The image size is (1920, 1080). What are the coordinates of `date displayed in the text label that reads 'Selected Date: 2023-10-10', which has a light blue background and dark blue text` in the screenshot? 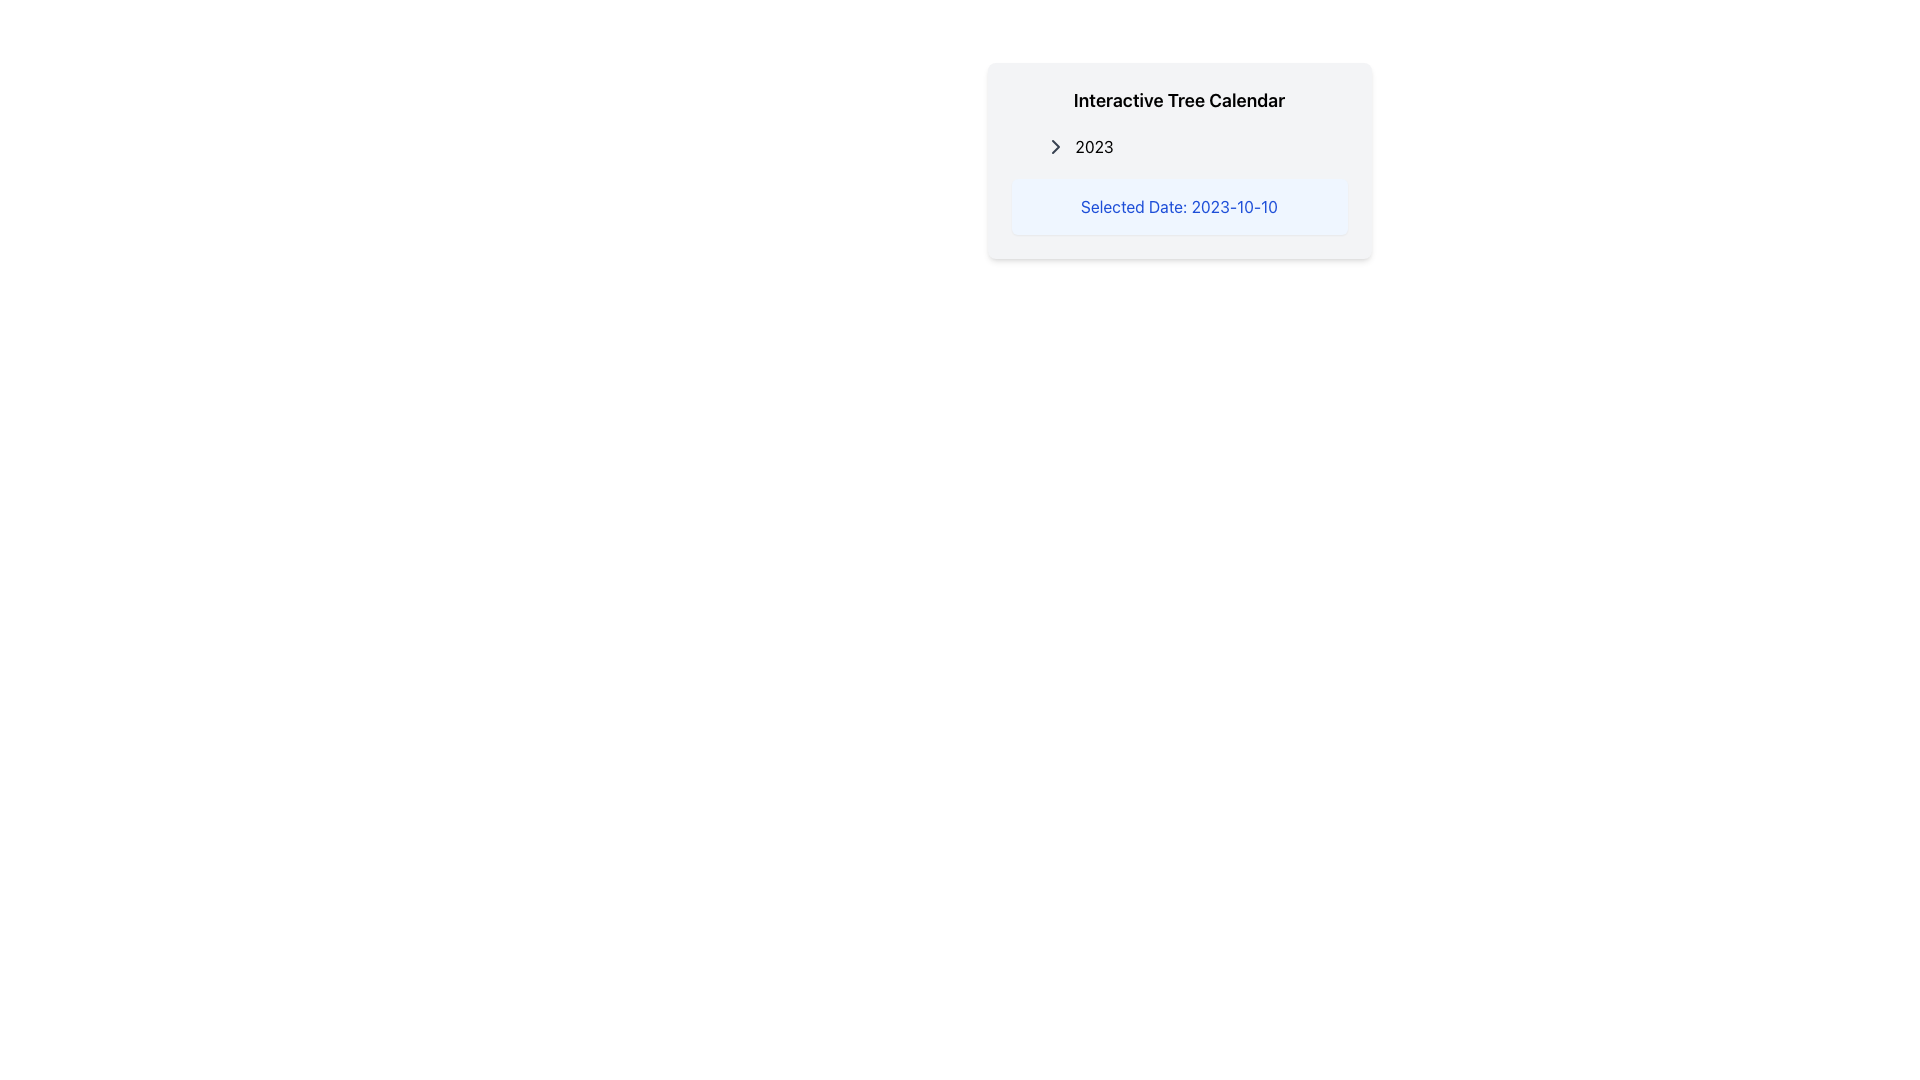 It's located at (1179, 207).